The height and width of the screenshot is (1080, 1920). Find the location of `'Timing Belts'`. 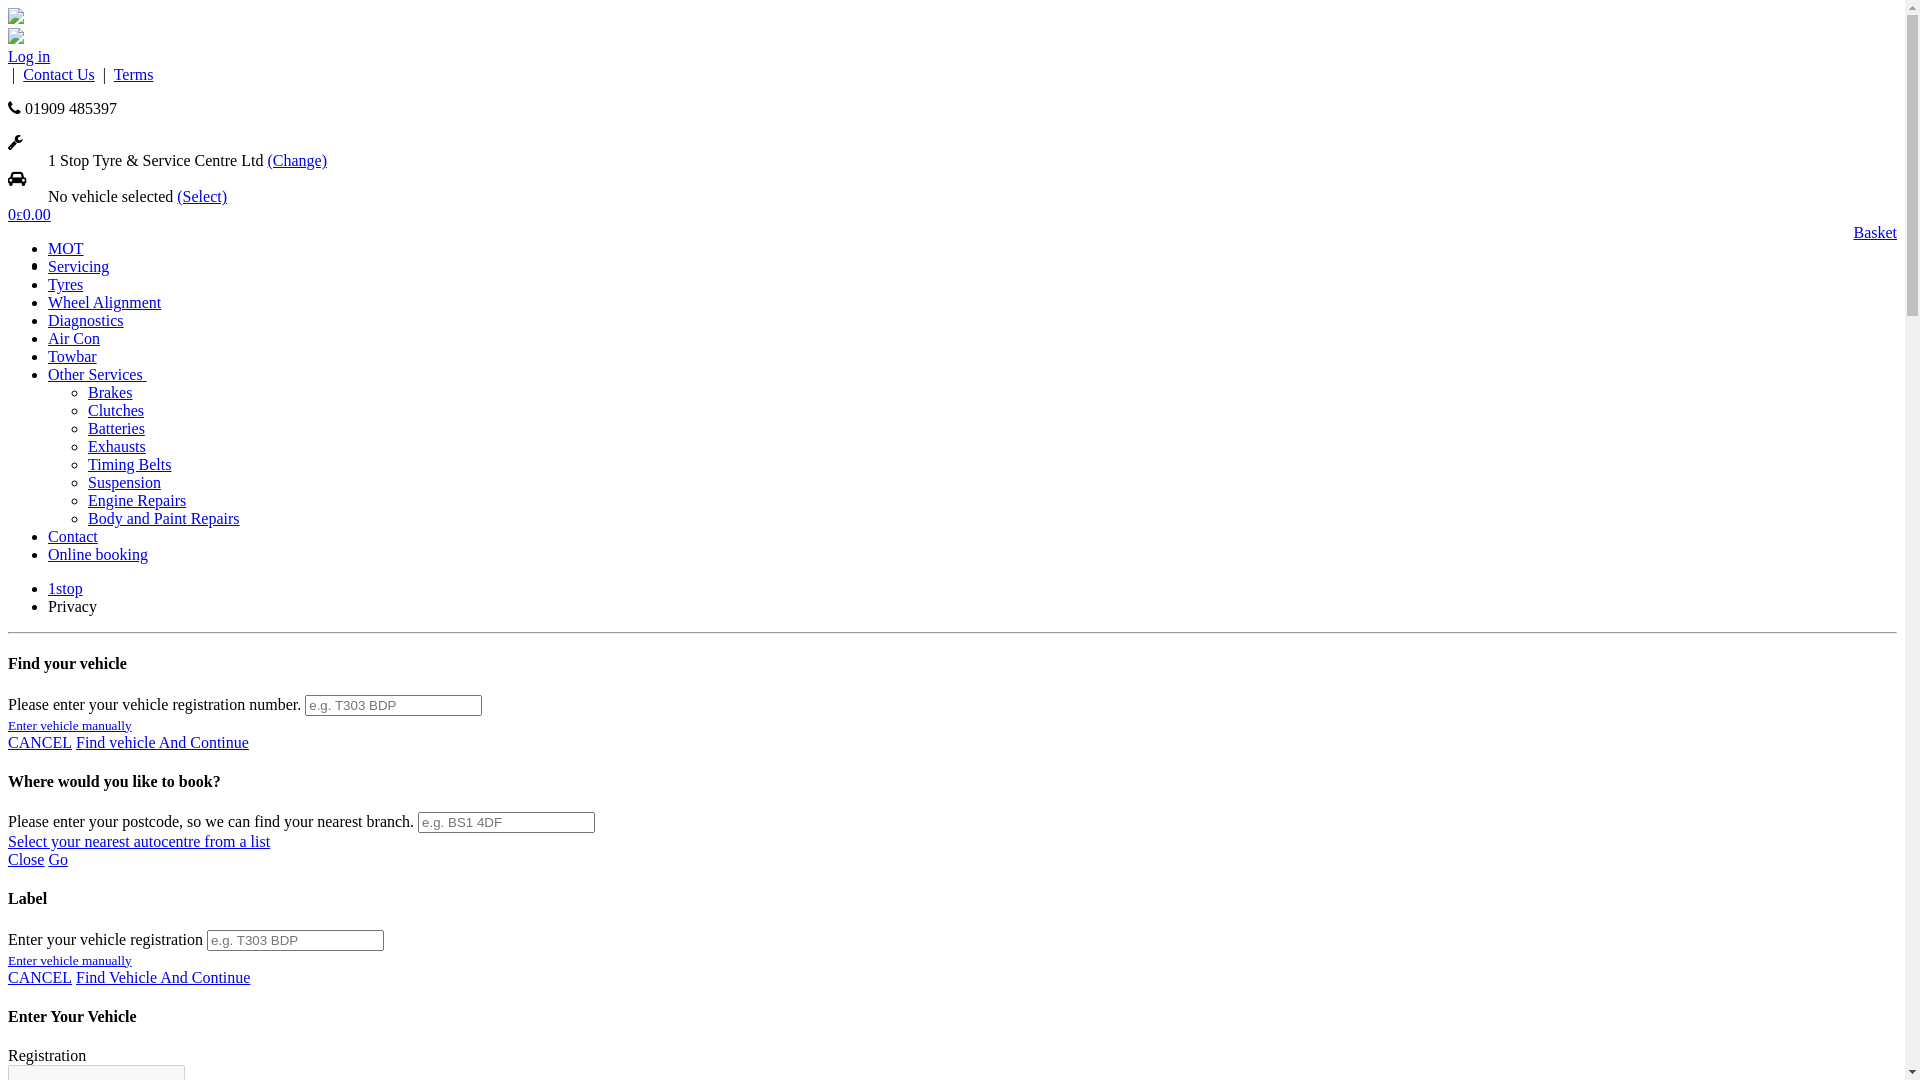

'Timing Belts' is located at coordinates (128, 464).